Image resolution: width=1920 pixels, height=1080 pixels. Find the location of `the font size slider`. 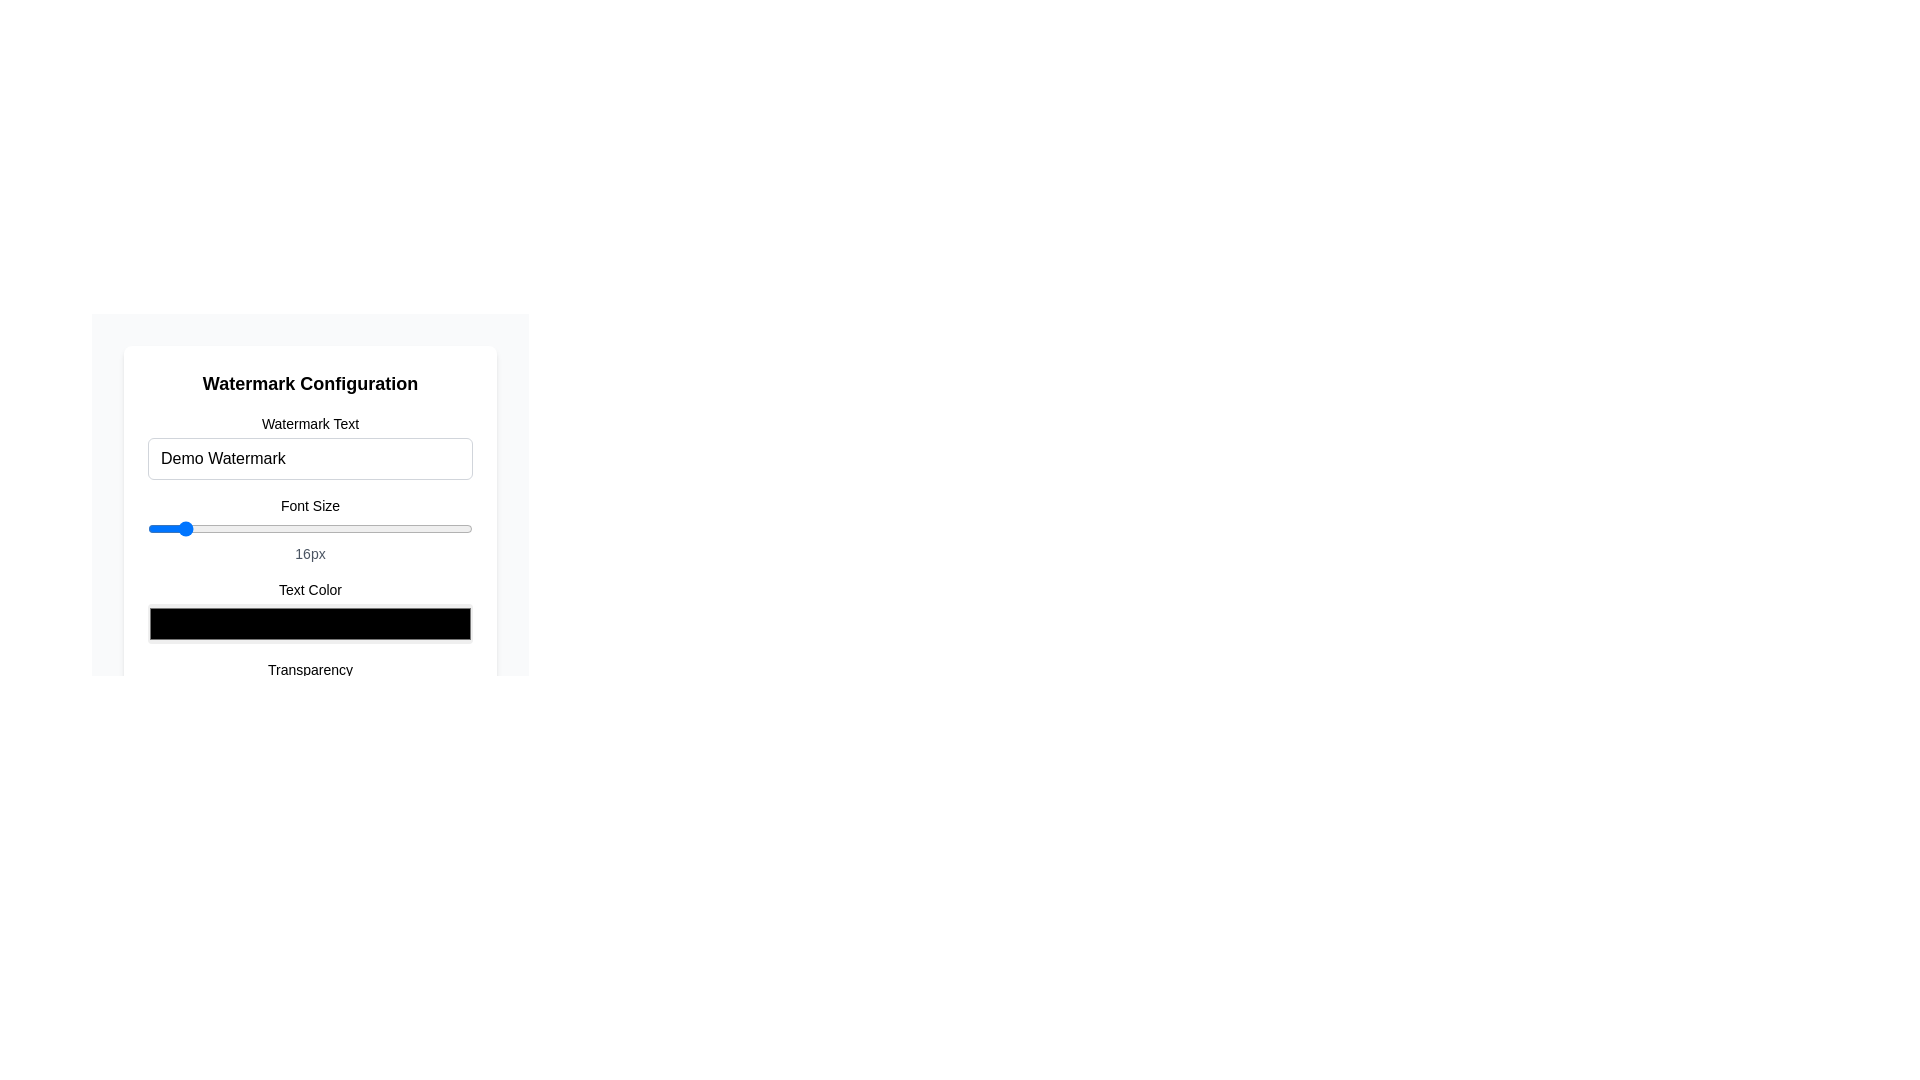

the font size slider is located at coordinates (216, 527).